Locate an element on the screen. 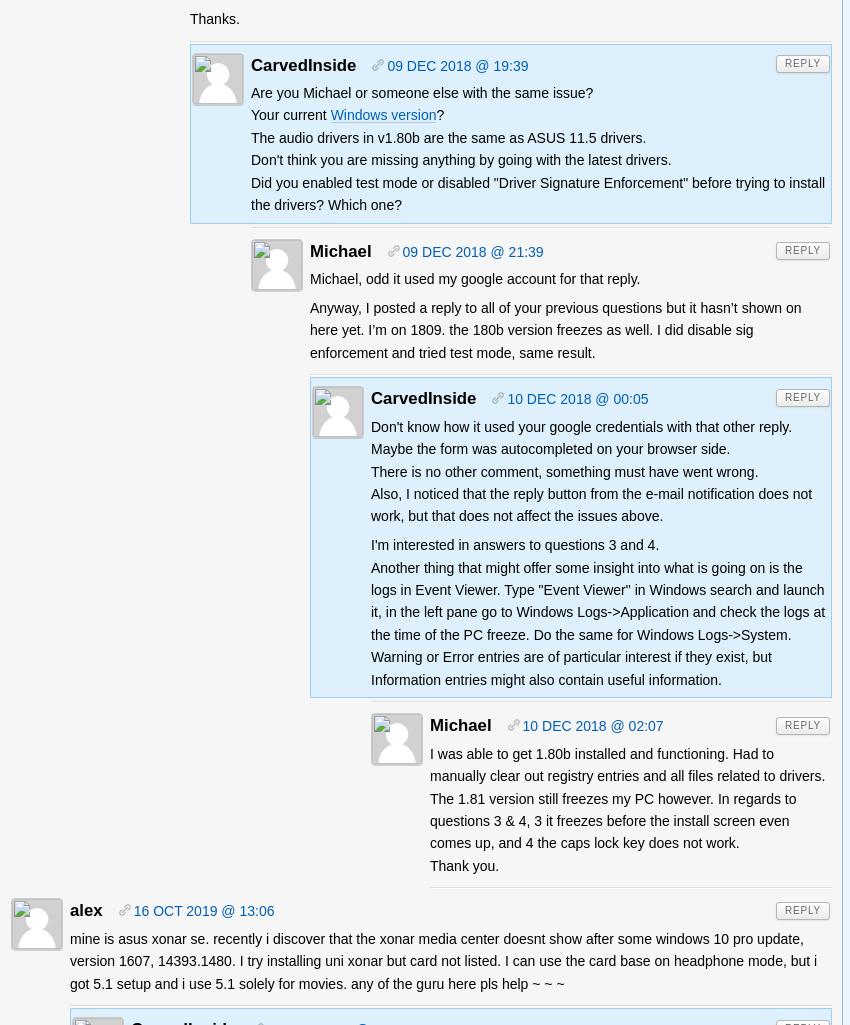  'Are you Michael or someone else with the same issue?' is located at coordinates (251, 91).